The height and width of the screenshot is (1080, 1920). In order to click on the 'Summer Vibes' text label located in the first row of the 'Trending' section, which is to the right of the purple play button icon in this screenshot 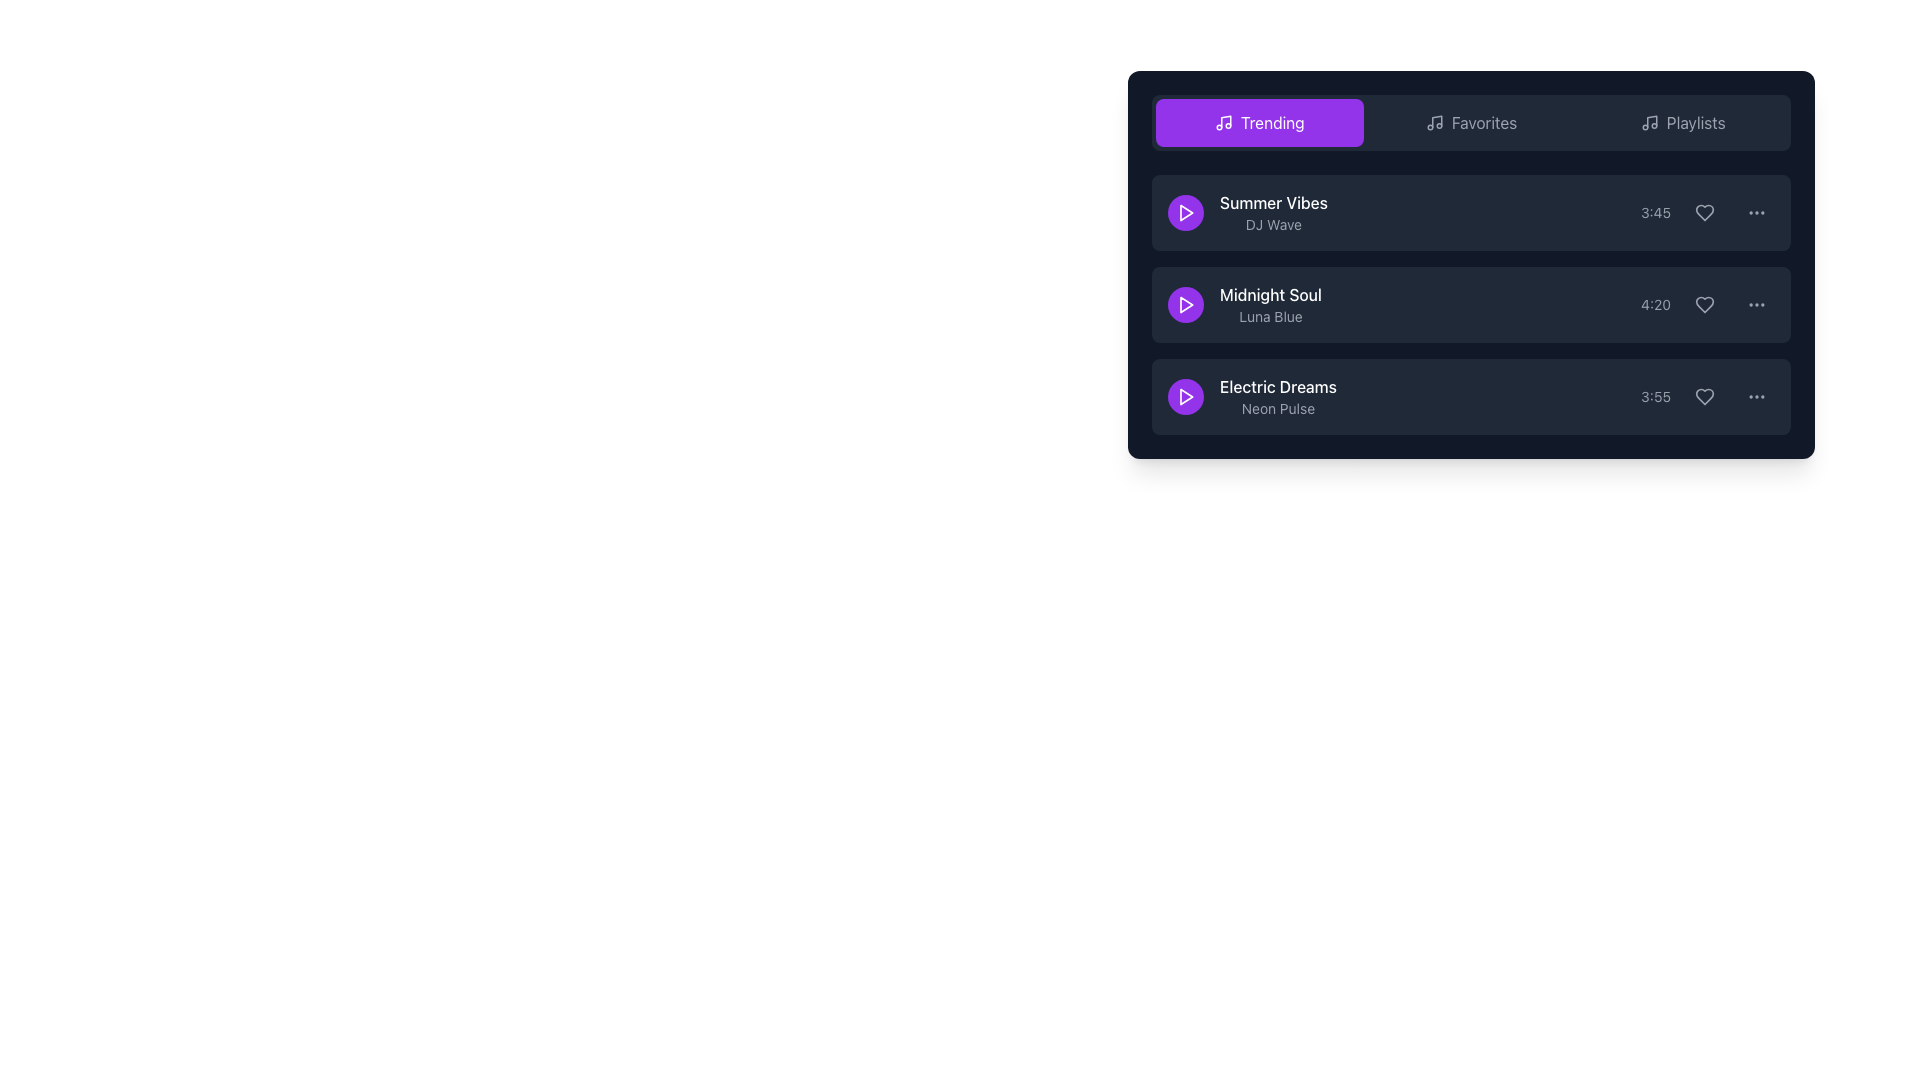, I will do `click(1272, 203)`.